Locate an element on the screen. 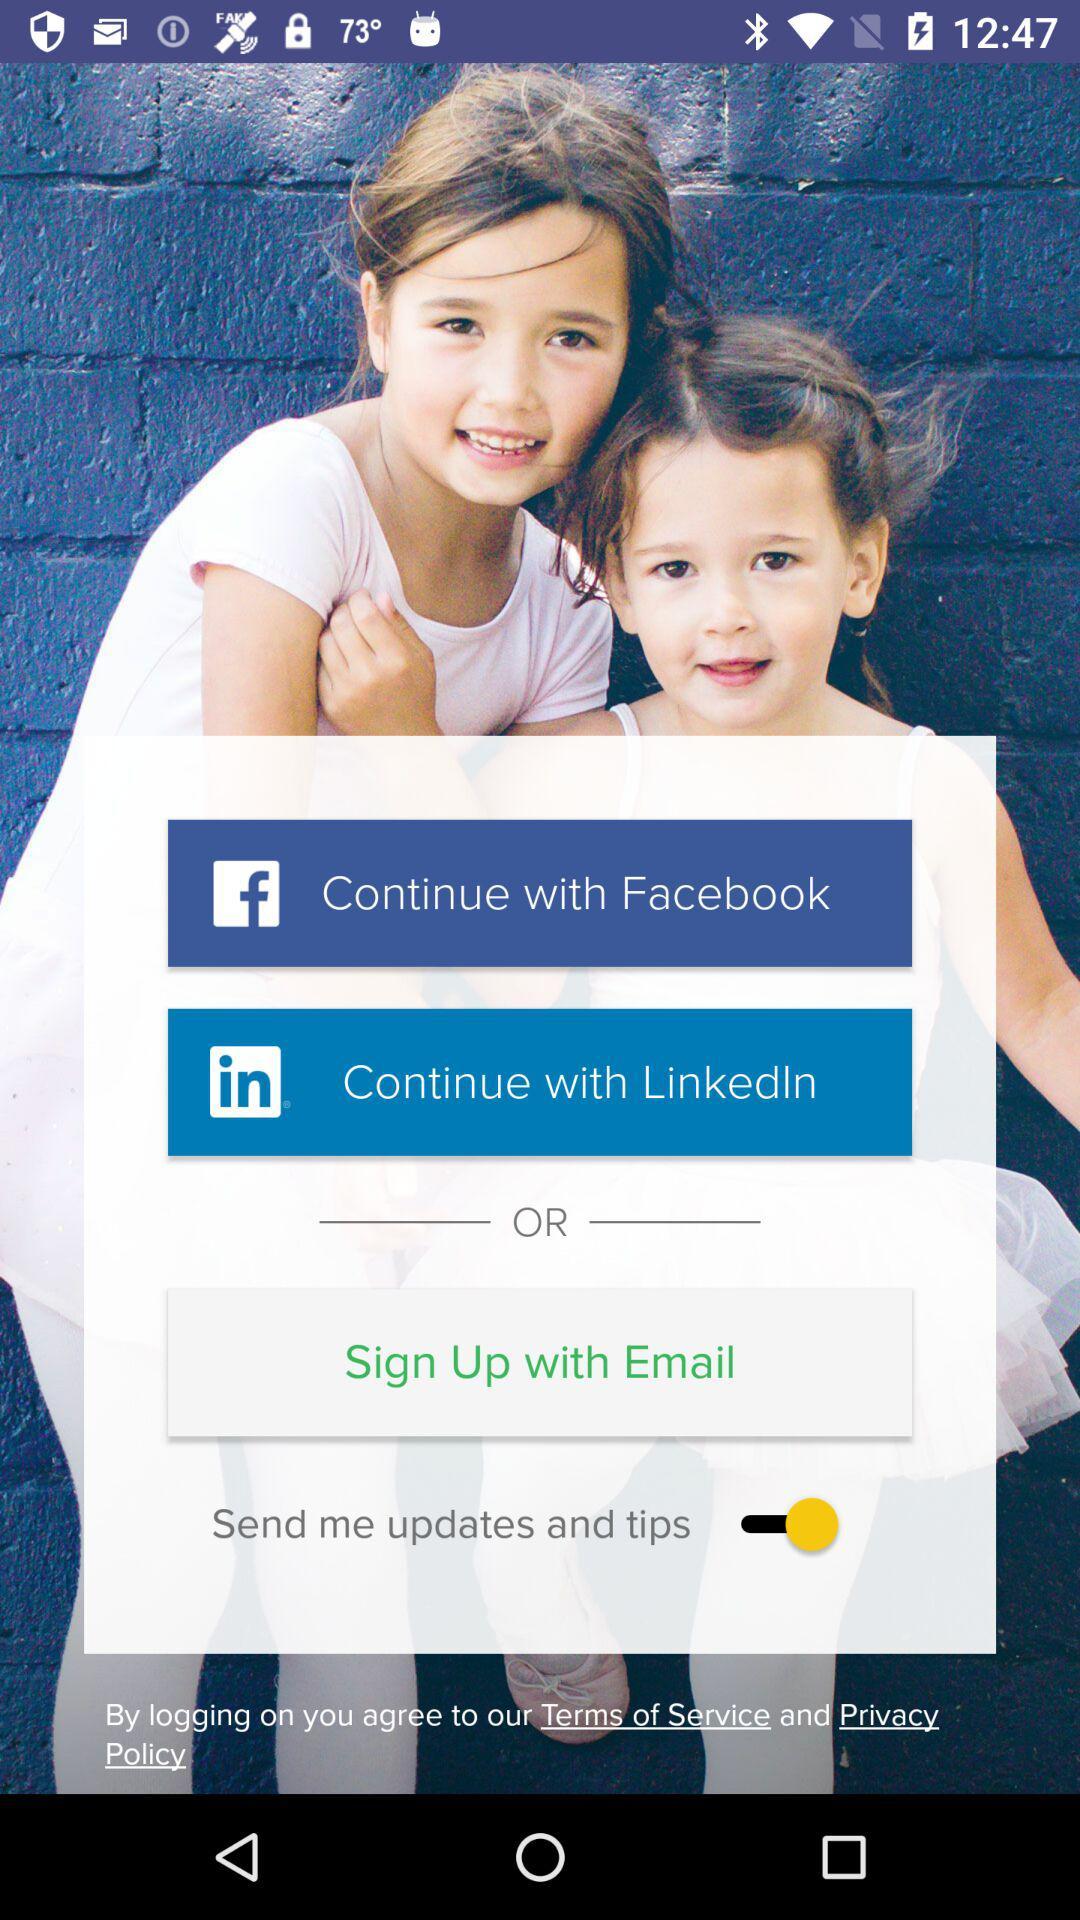 This screenshot has width=1080, height=1920. enable the notification is located at coordinates (784, 1522).